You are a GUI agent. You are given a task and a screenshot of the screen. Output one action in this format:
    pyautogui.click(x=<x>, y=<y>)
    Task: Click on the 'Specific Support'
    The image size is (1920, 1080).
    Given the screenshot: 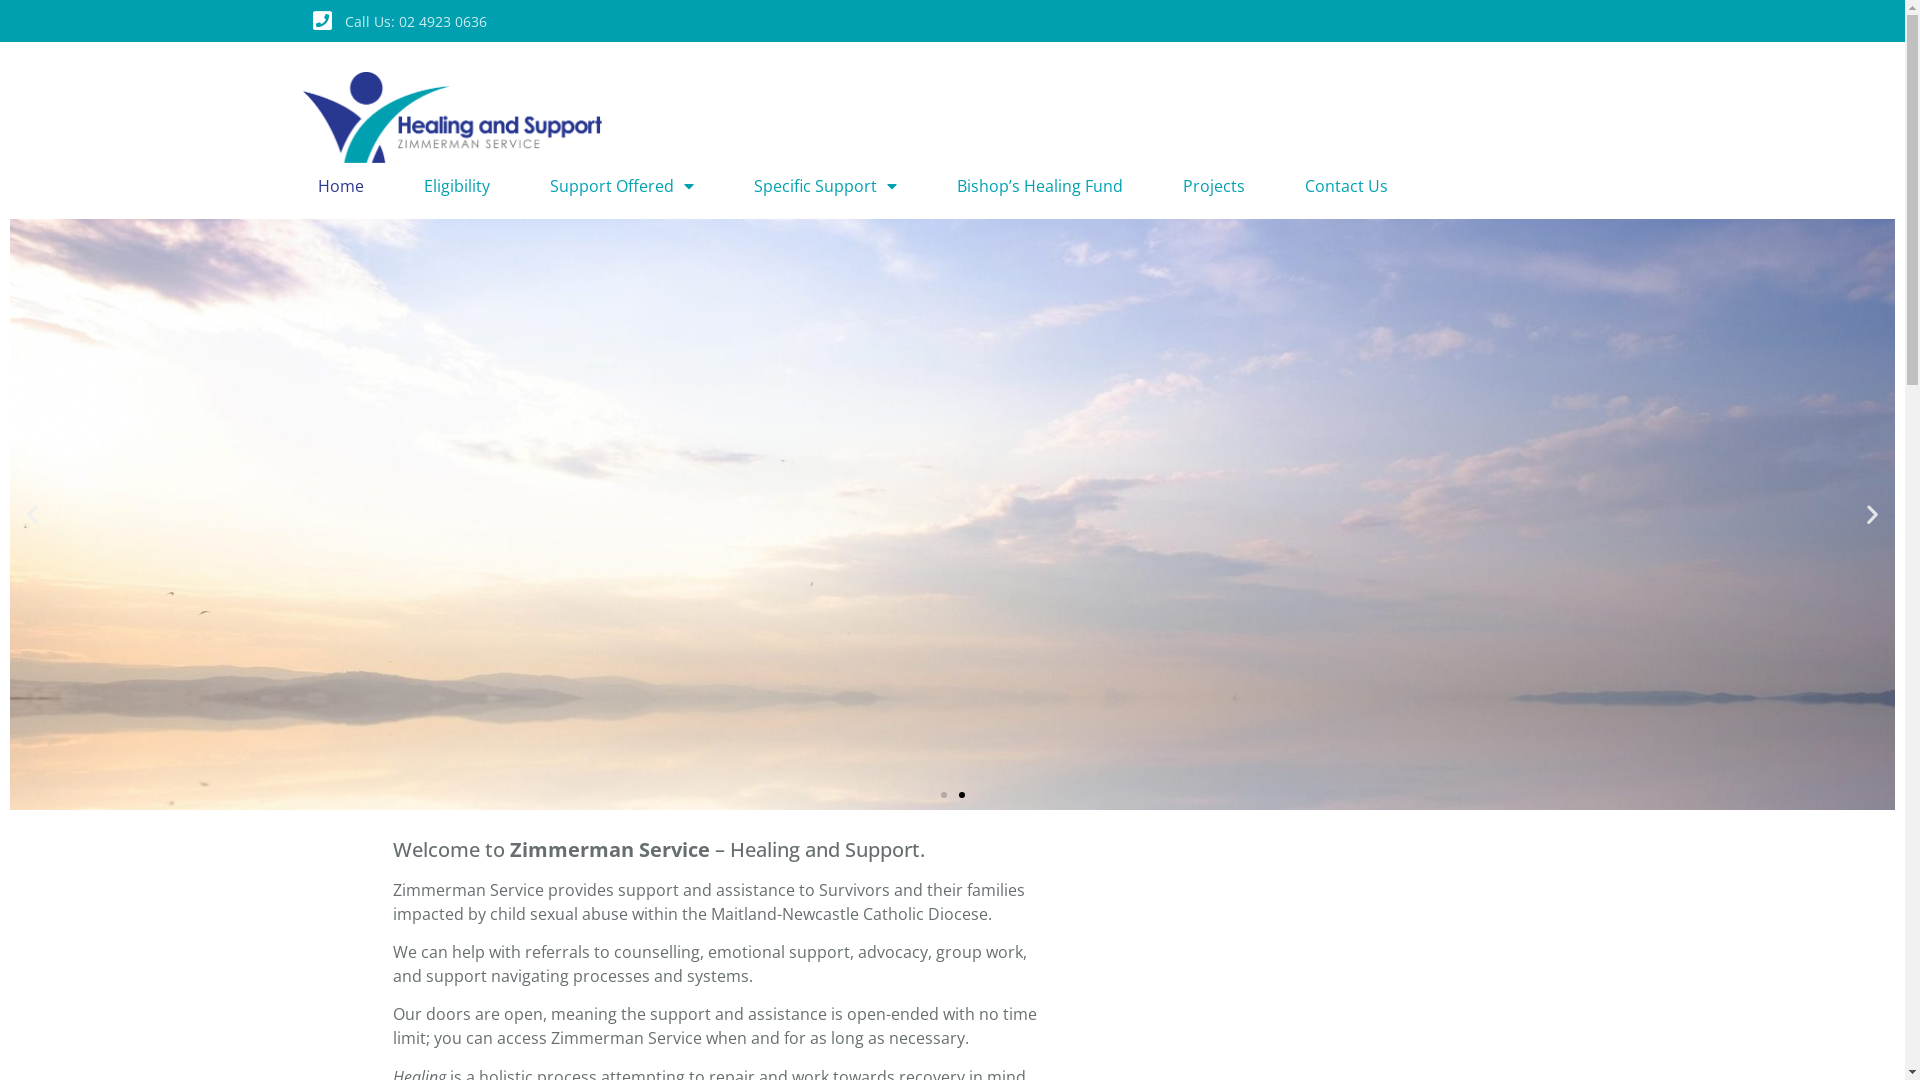 What is the action you would take?
    pyautogui.click(x=825, y=185)
    